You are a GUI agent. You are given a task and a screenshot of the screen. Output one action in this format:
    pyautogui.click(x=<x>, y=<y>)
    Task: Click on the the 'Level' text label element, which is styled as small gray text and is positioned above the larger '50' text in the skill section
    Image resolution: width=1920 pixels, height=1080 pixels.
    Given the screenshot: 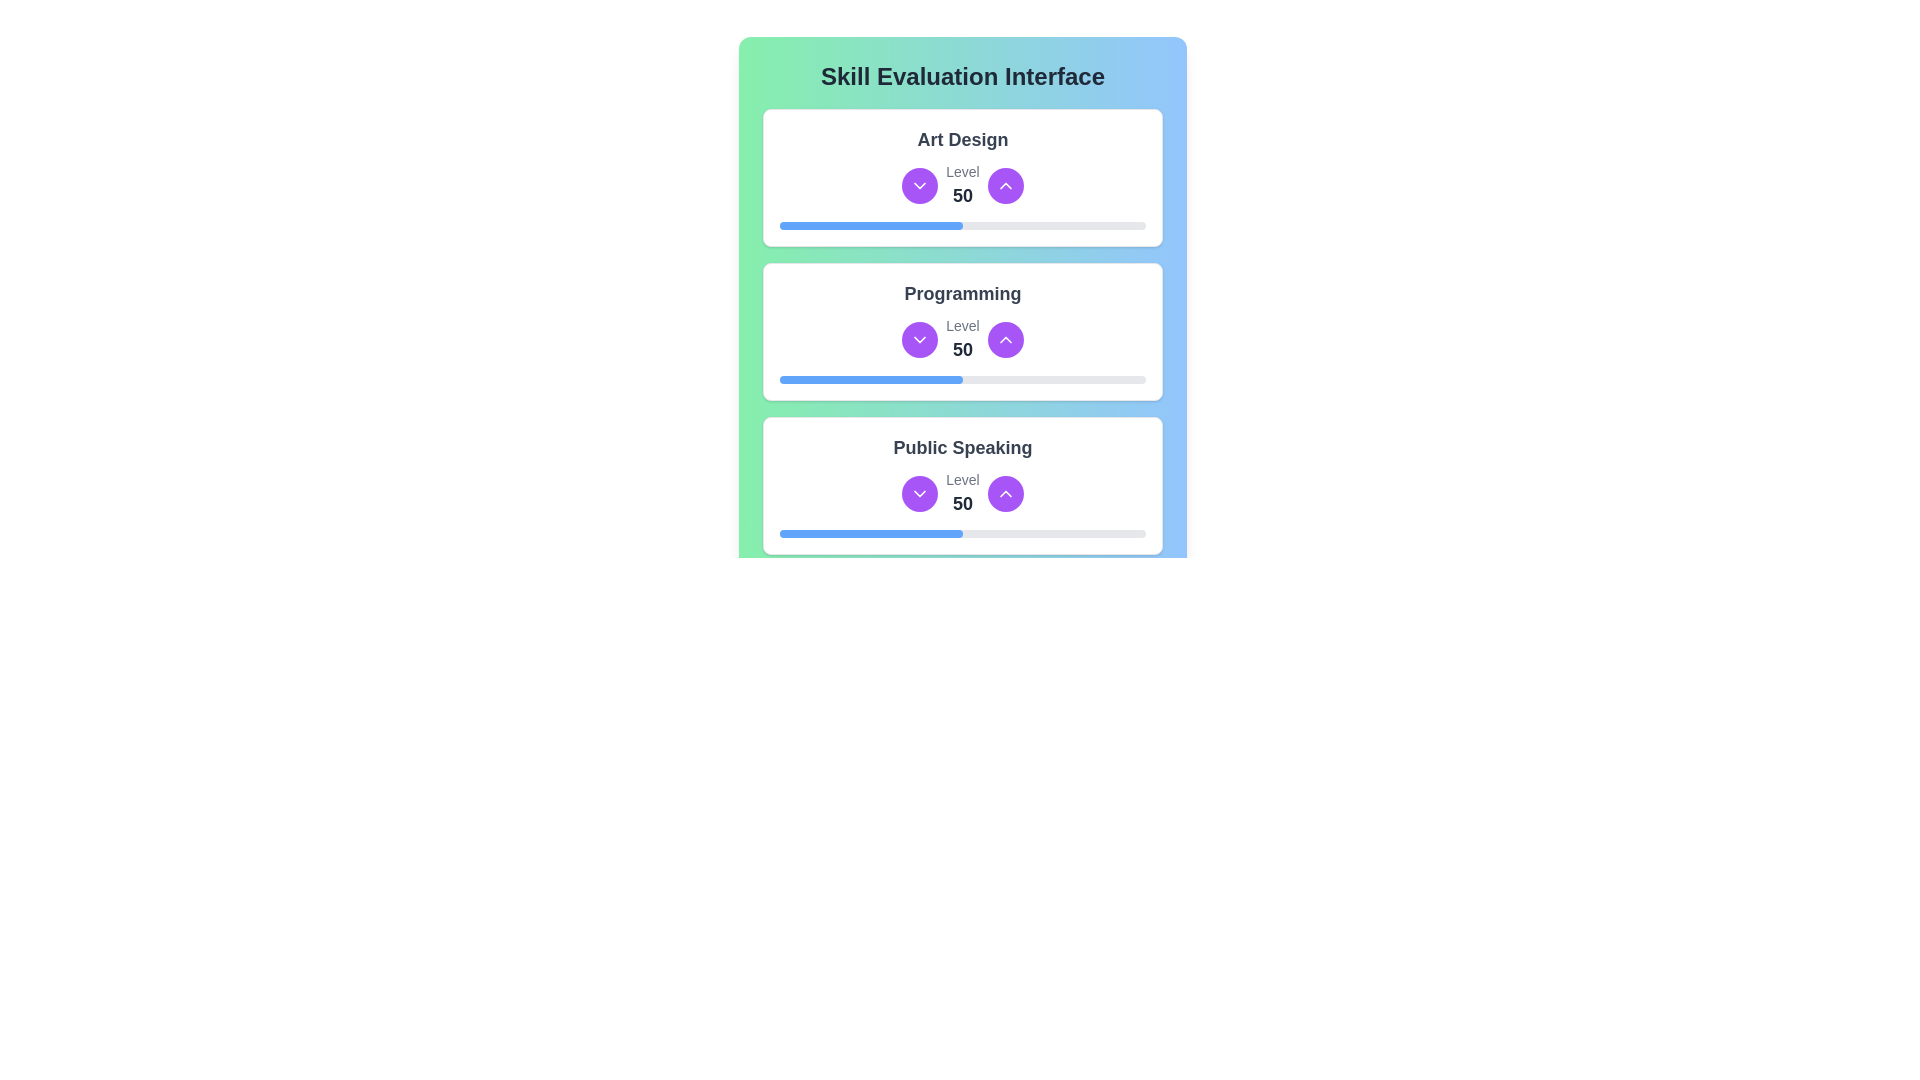 What is the action you would take?
    pyautogui.click(x=963, y=171)
    